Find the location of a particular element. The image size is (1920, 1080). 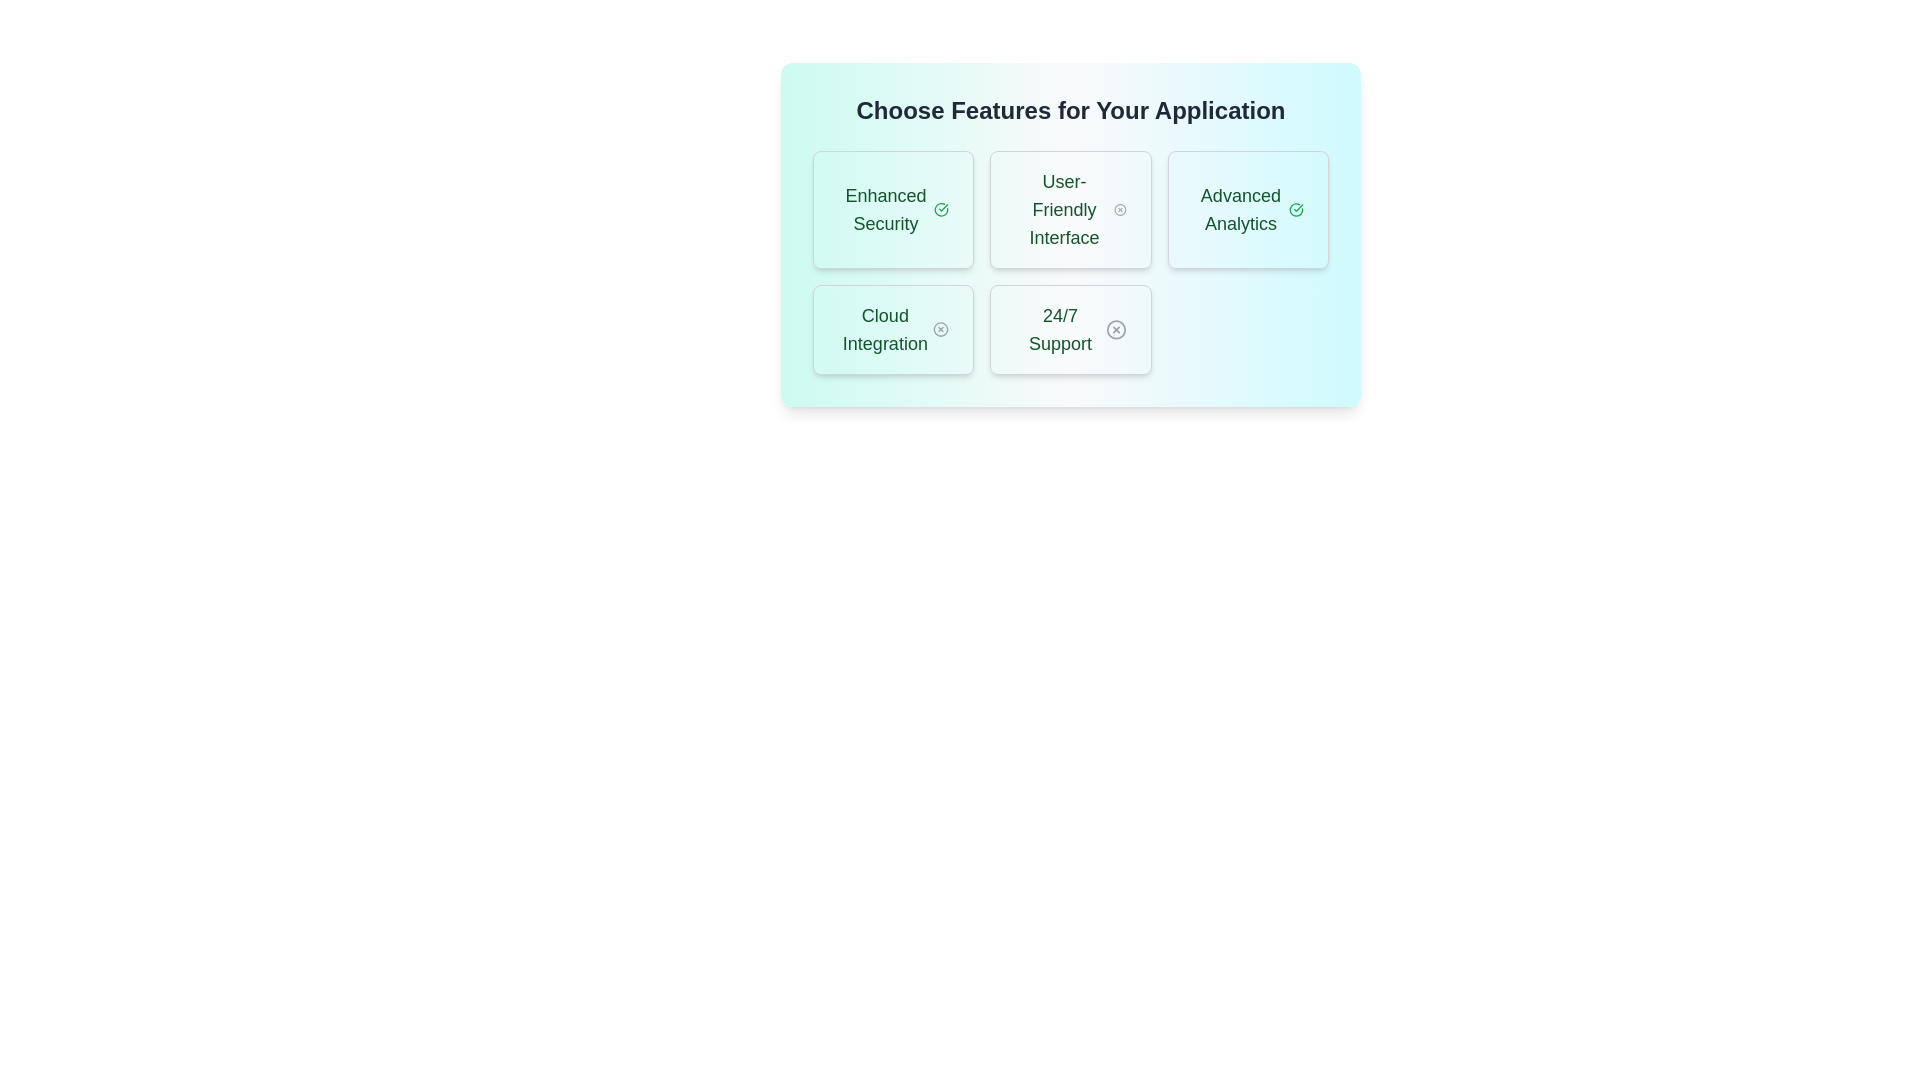

the feature Enhanced Security to trigger additional visual feedback is located at coordinates (892, 209).